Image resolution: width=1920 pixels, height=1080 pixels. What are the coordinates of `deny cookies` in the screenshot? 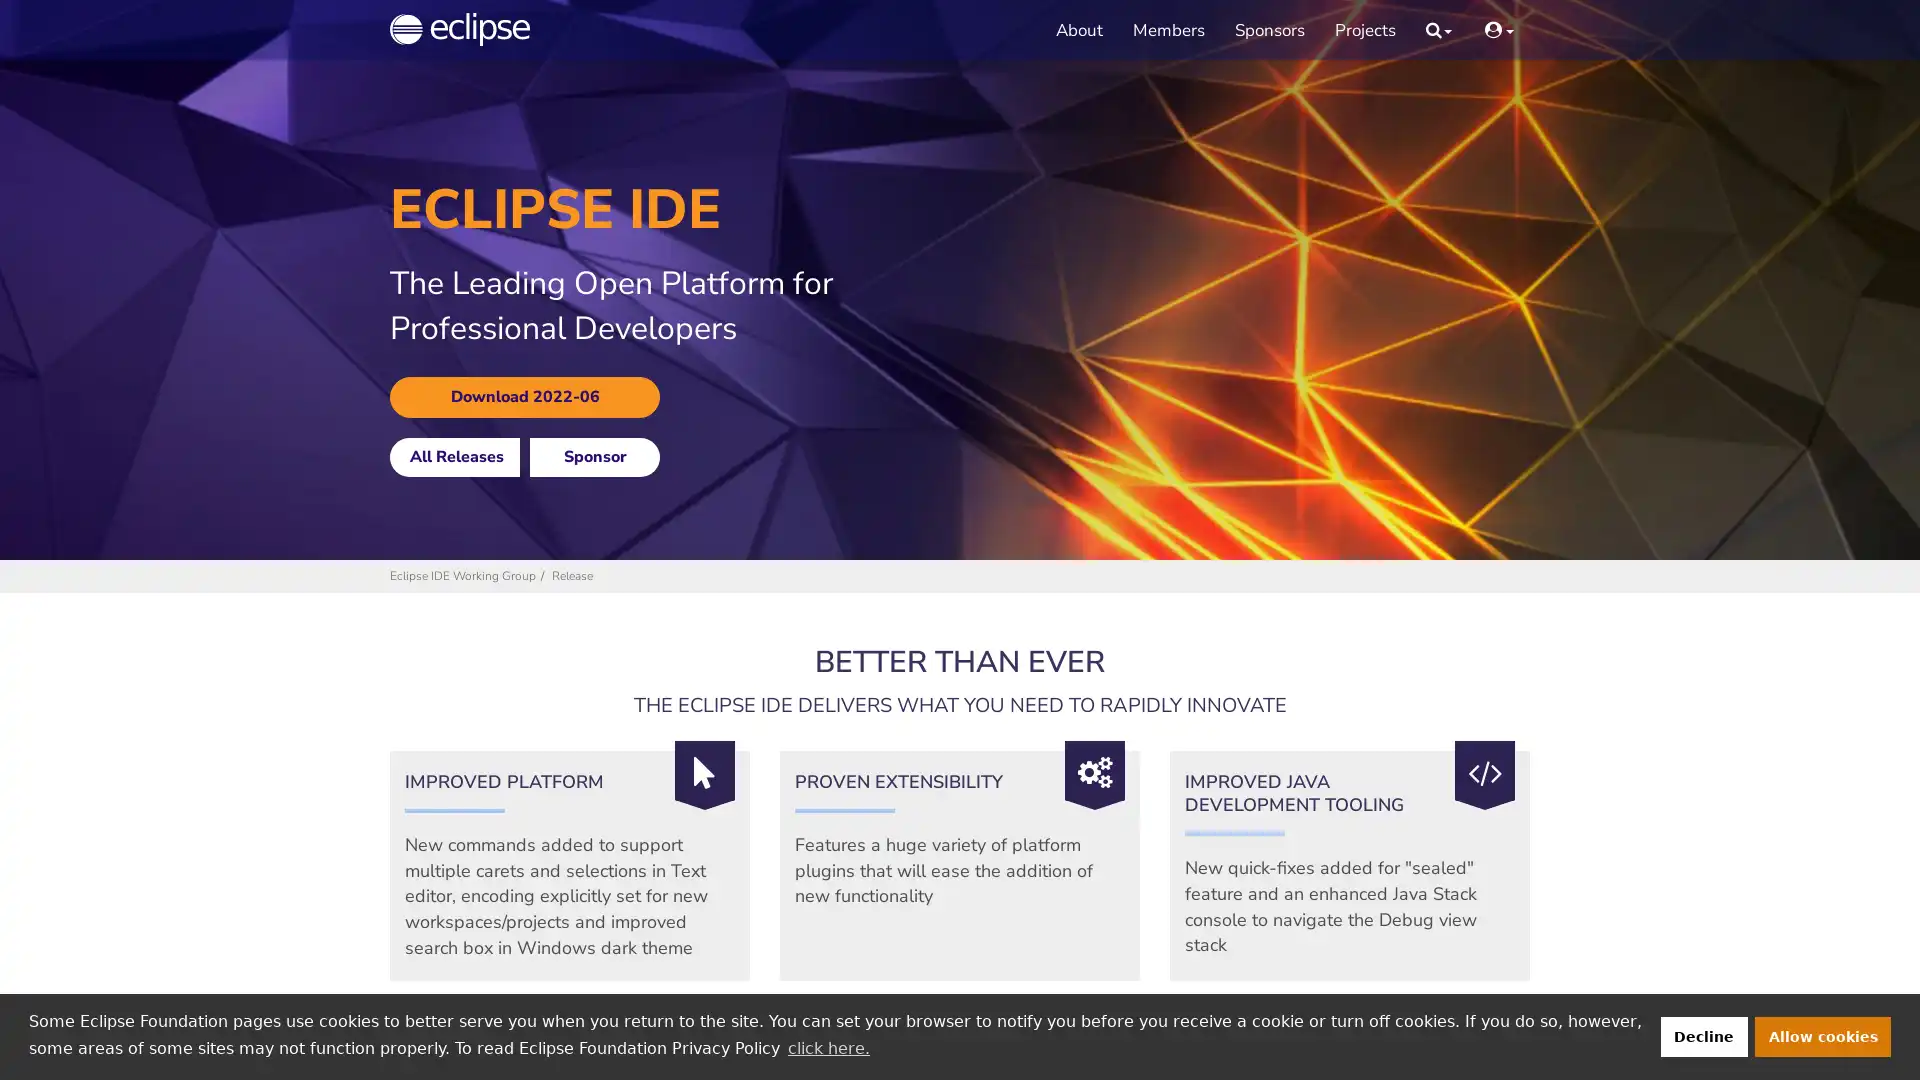 It's located at (1702, 1035).